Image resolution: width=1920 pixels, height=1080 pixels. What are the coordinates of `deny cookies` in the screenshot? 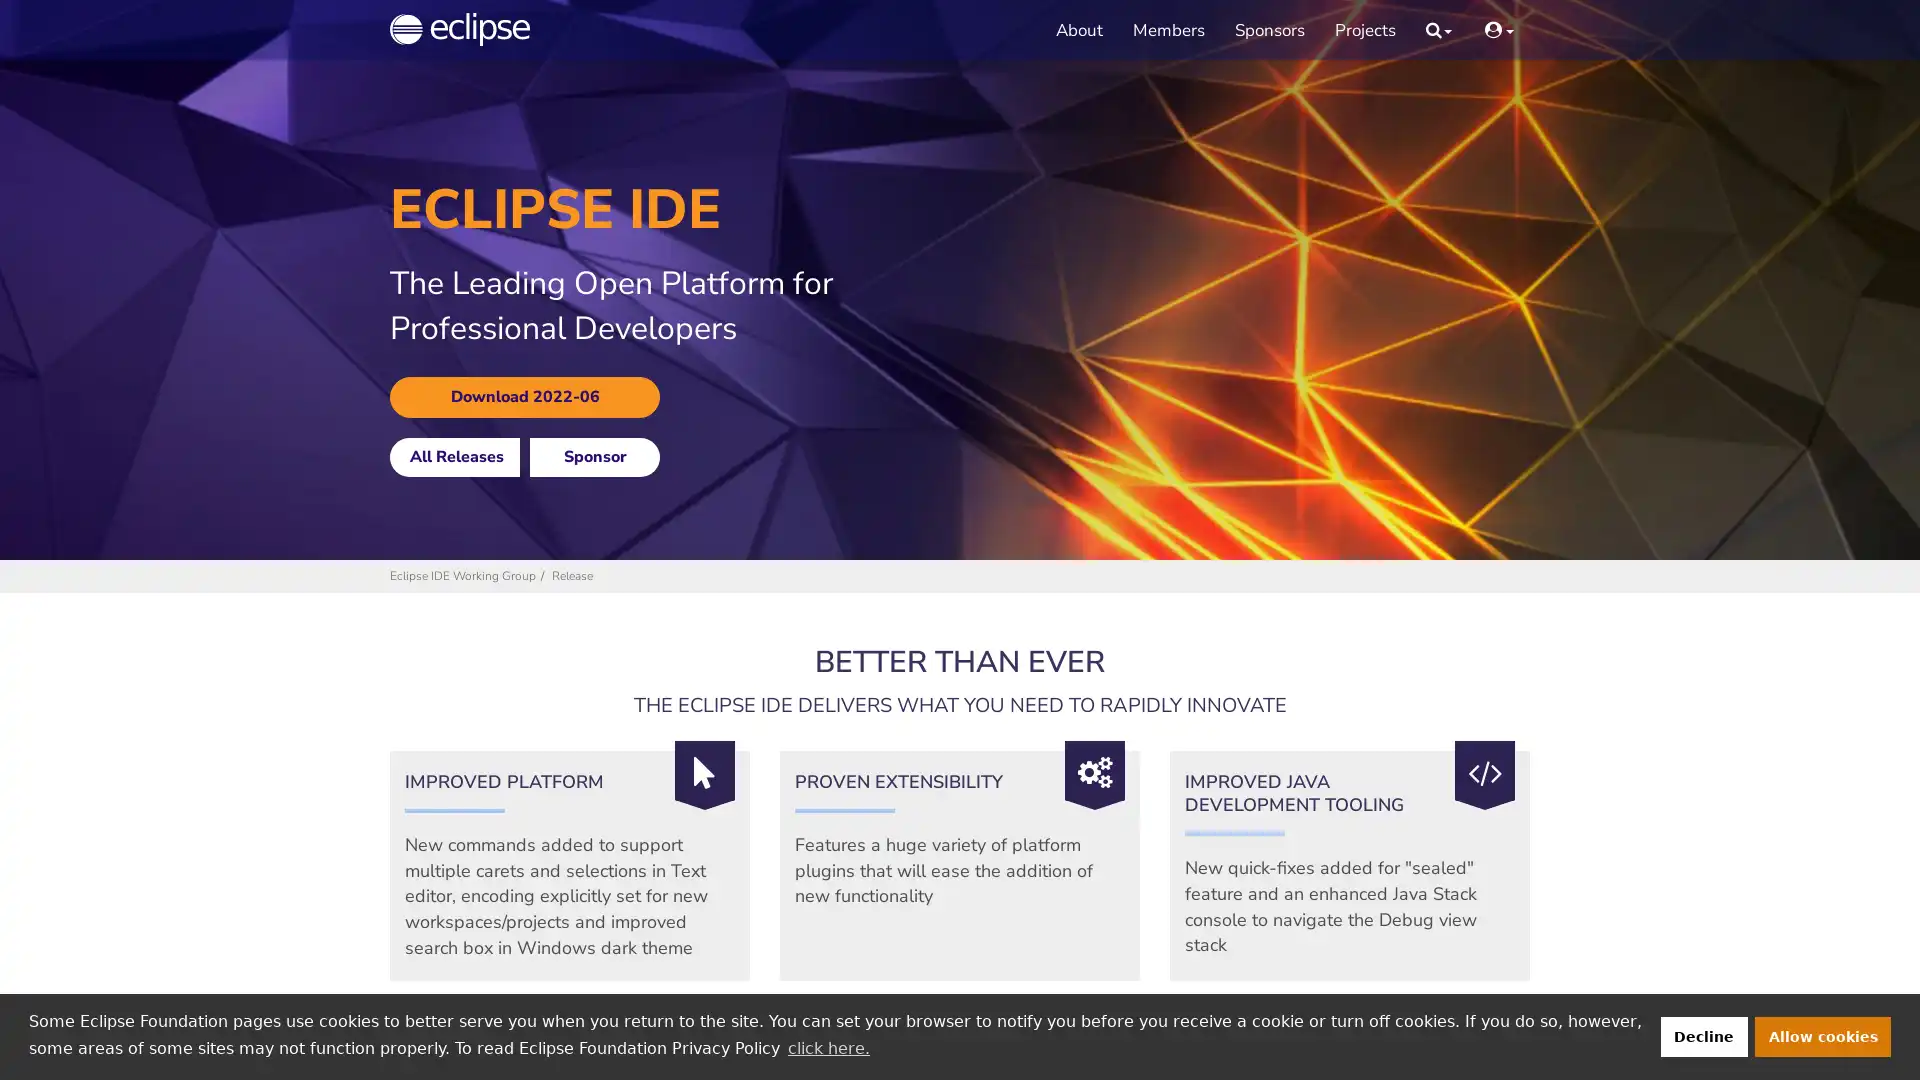 It's located at (1702, 1035).